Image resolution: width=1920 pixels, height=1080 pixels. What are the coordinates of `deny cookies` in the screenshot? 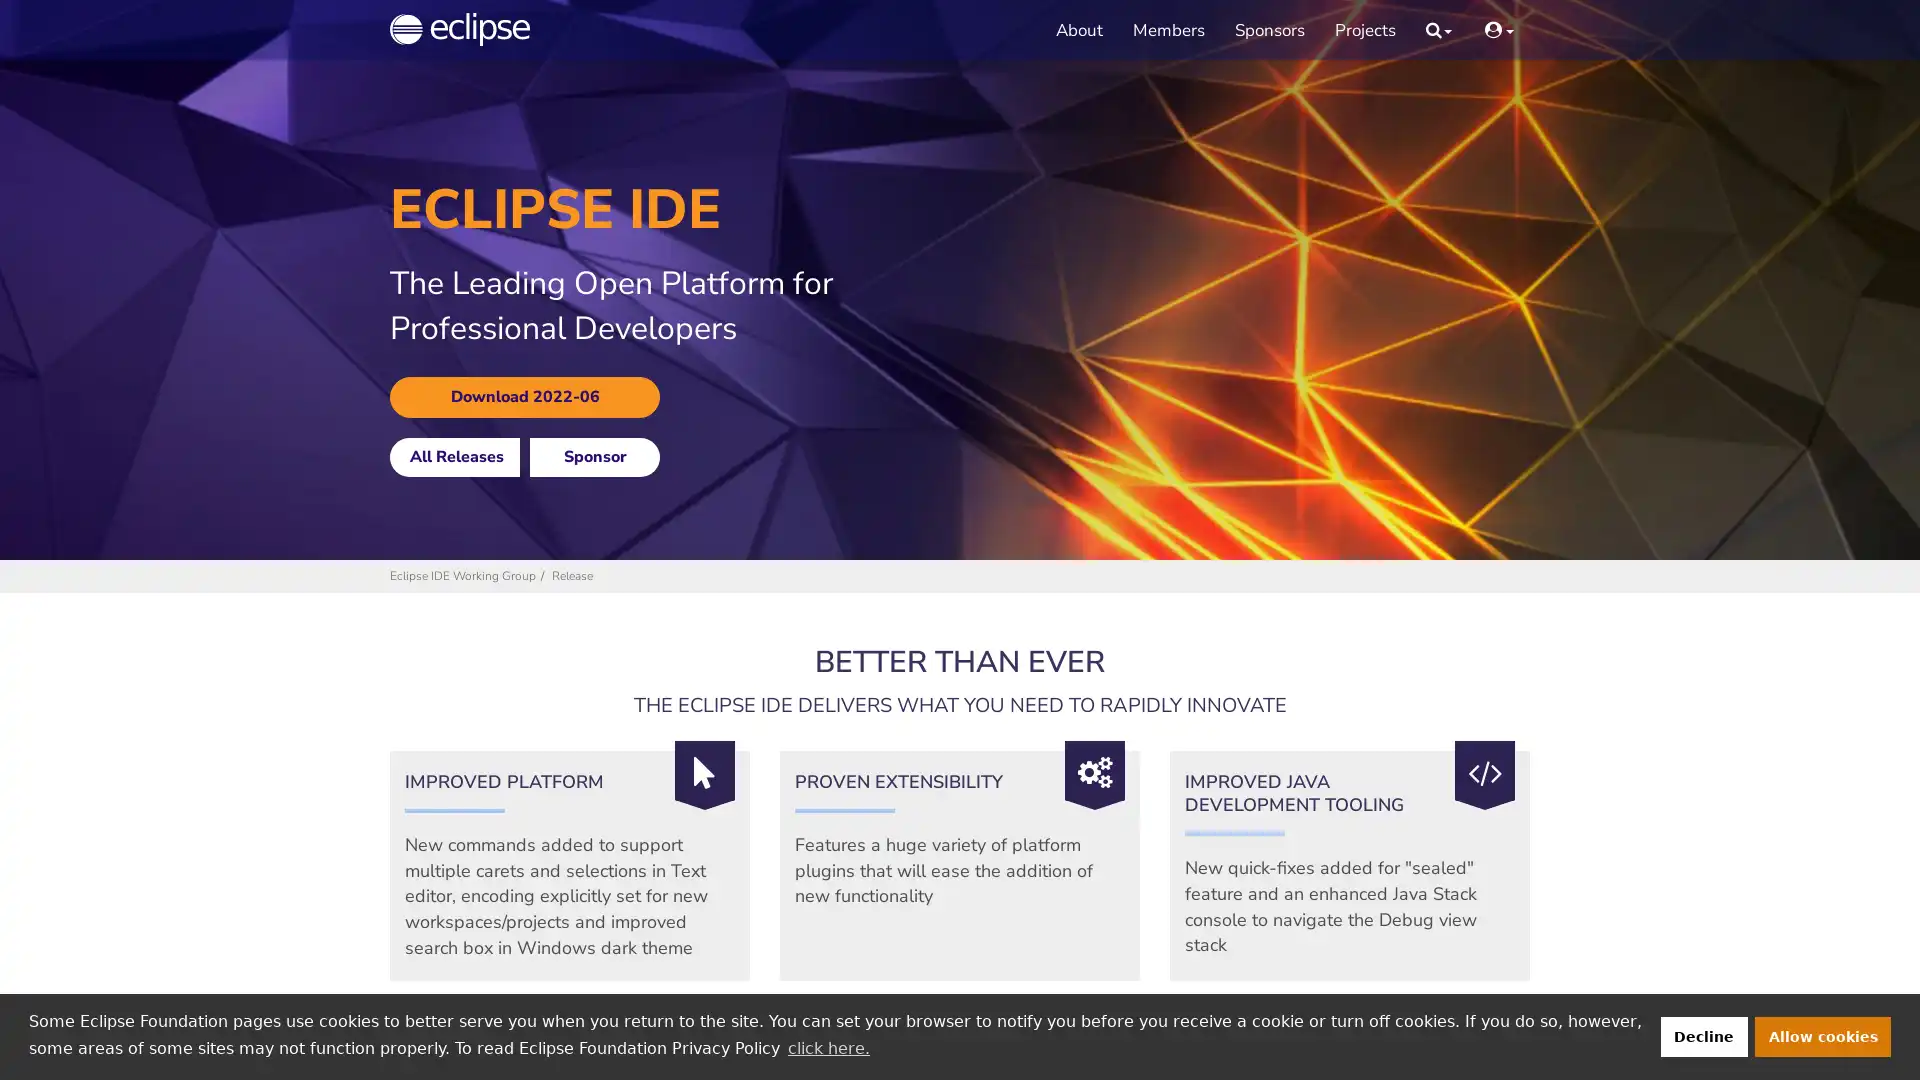 It's located at (1702, 1035).